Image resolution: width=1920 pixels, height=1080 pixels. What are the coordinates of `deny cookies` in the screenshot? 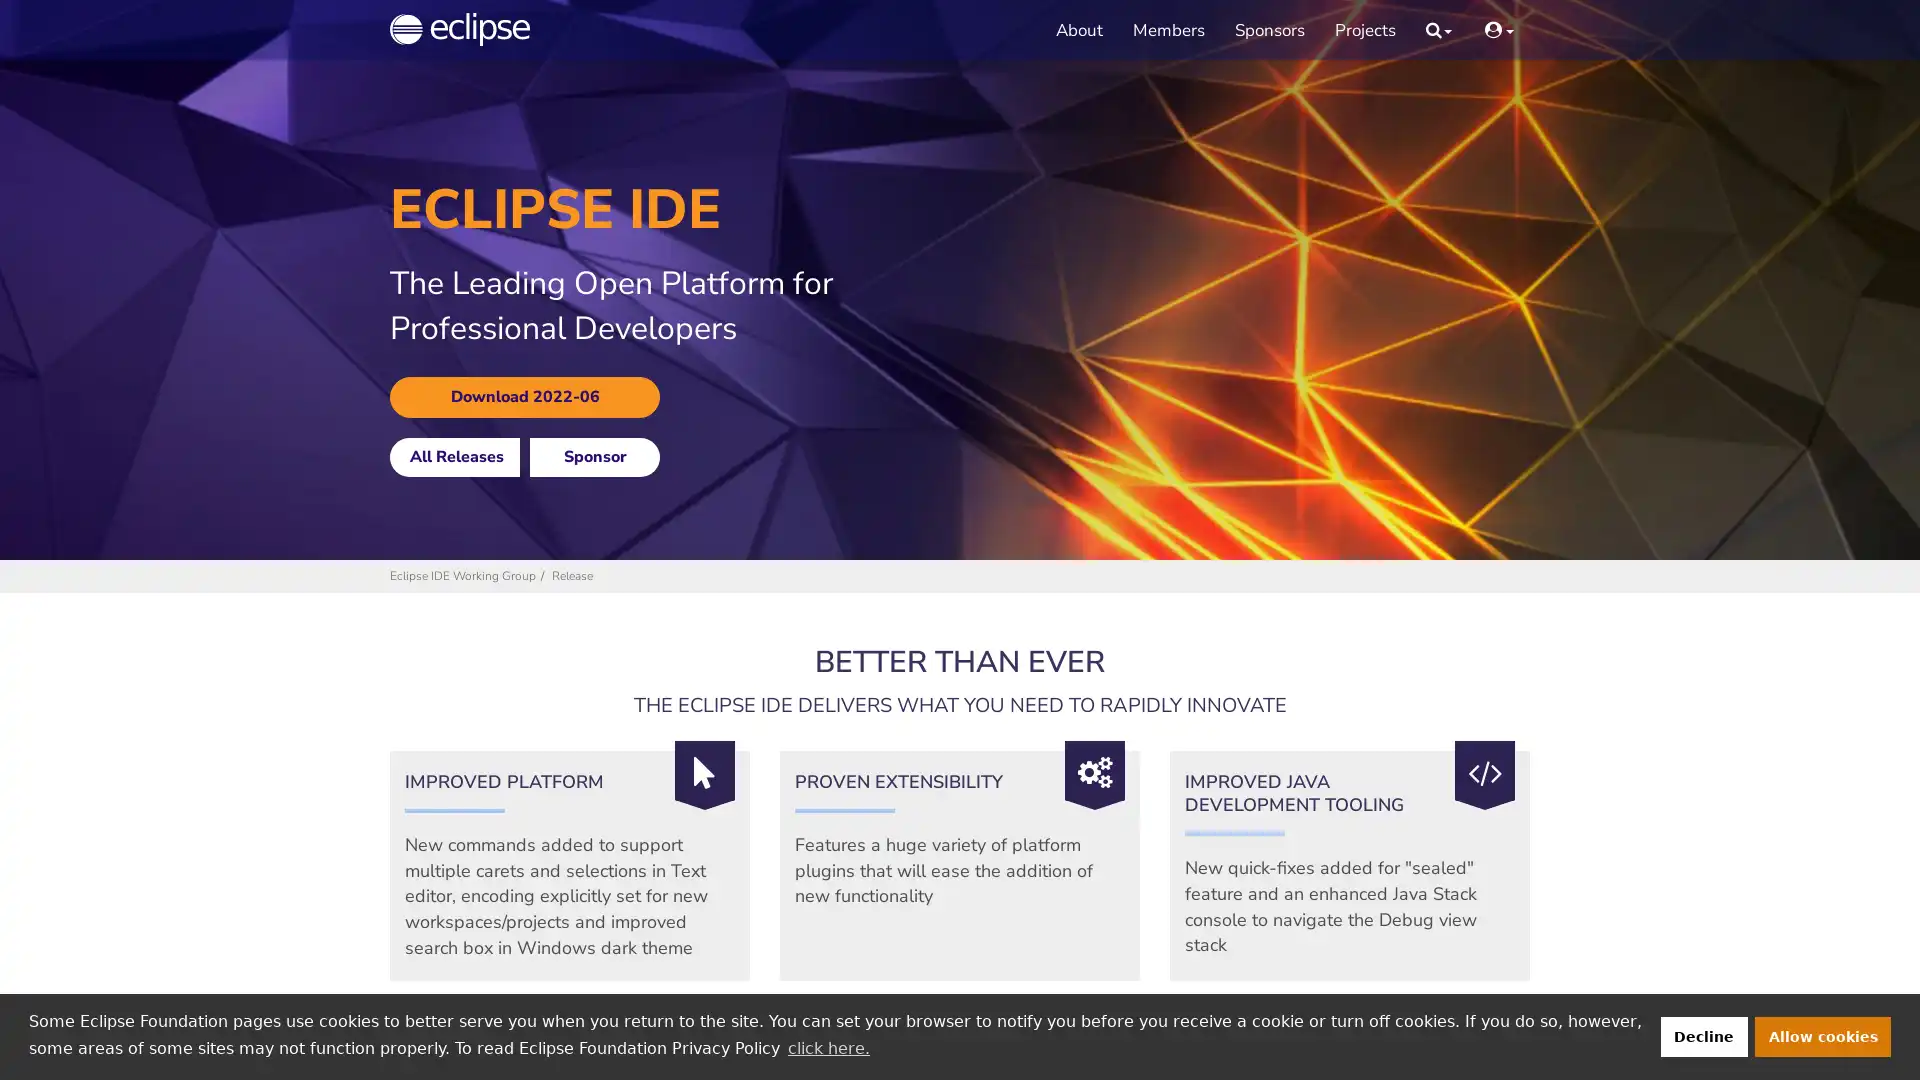 It's located at (1702, 1035).